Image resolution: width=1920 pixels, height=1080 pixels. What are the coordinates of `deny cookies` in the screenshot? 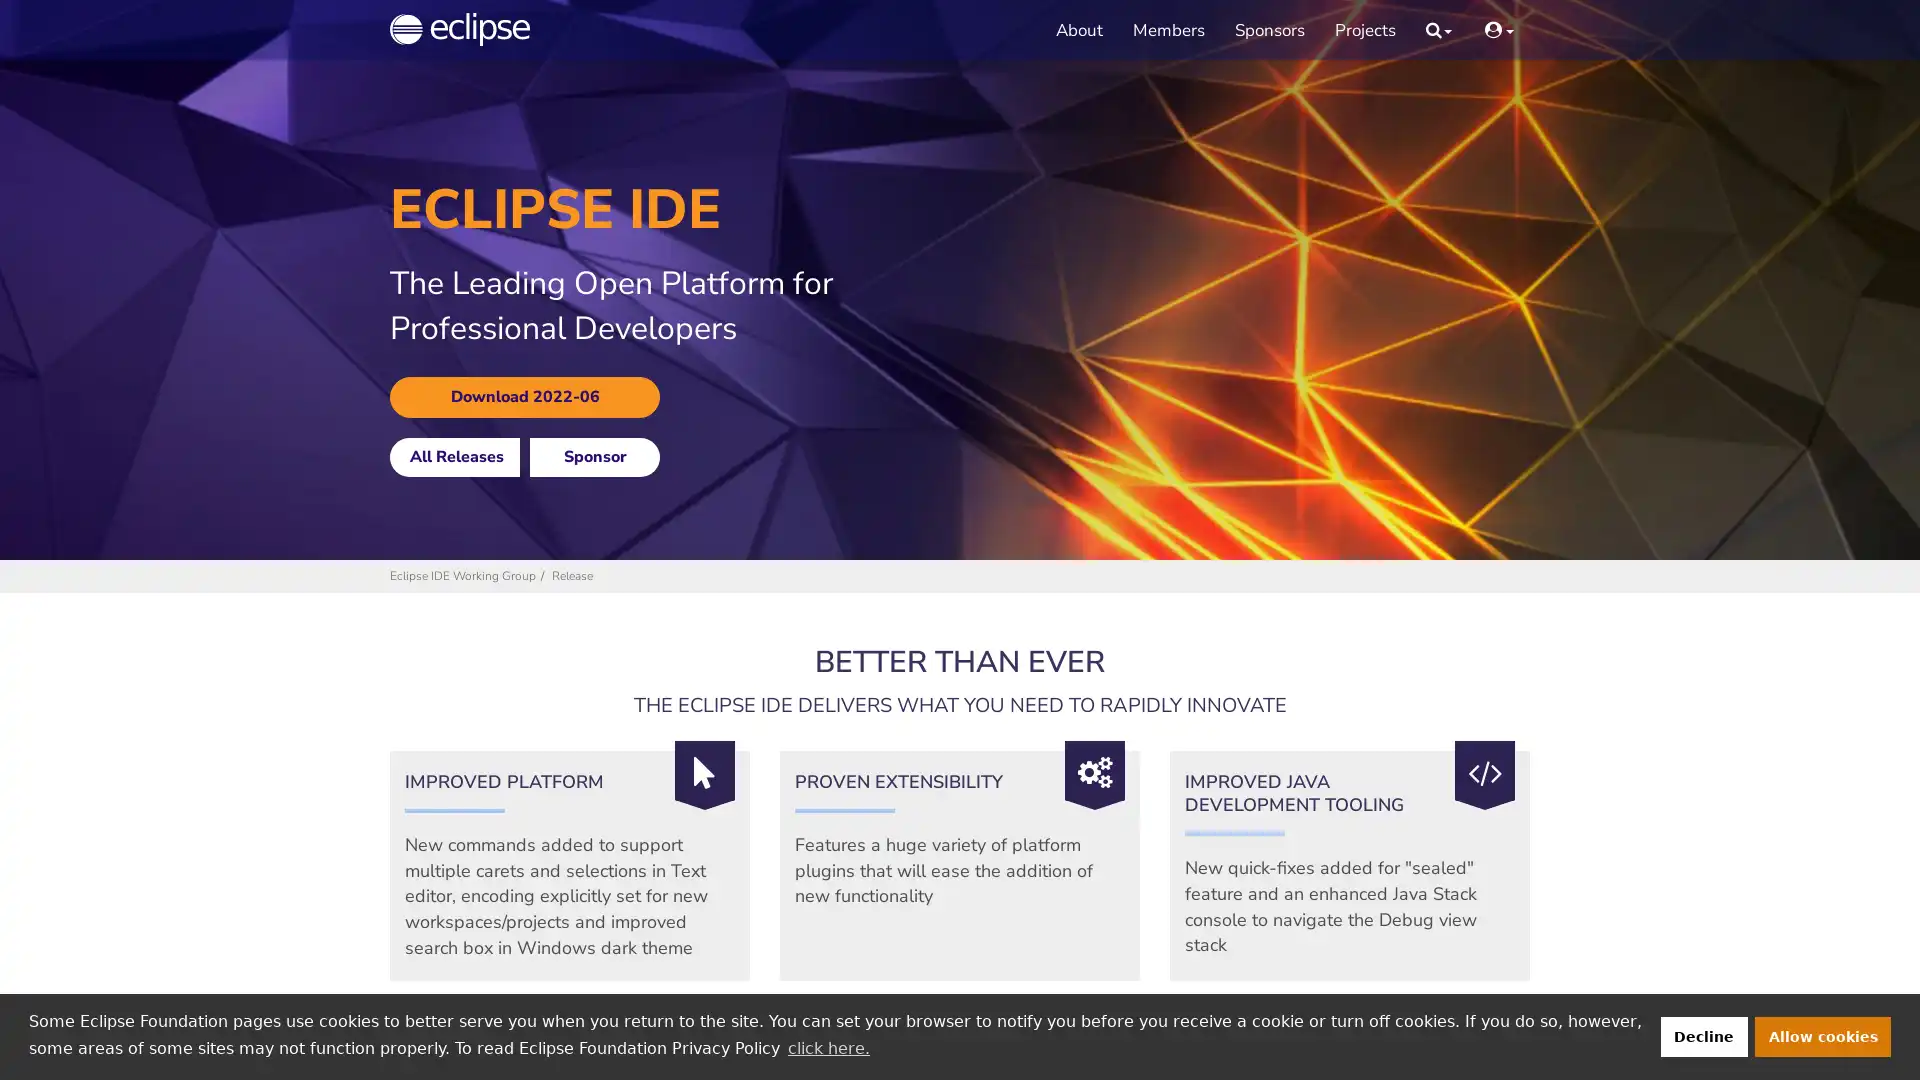 It's located at (1702, 1035).